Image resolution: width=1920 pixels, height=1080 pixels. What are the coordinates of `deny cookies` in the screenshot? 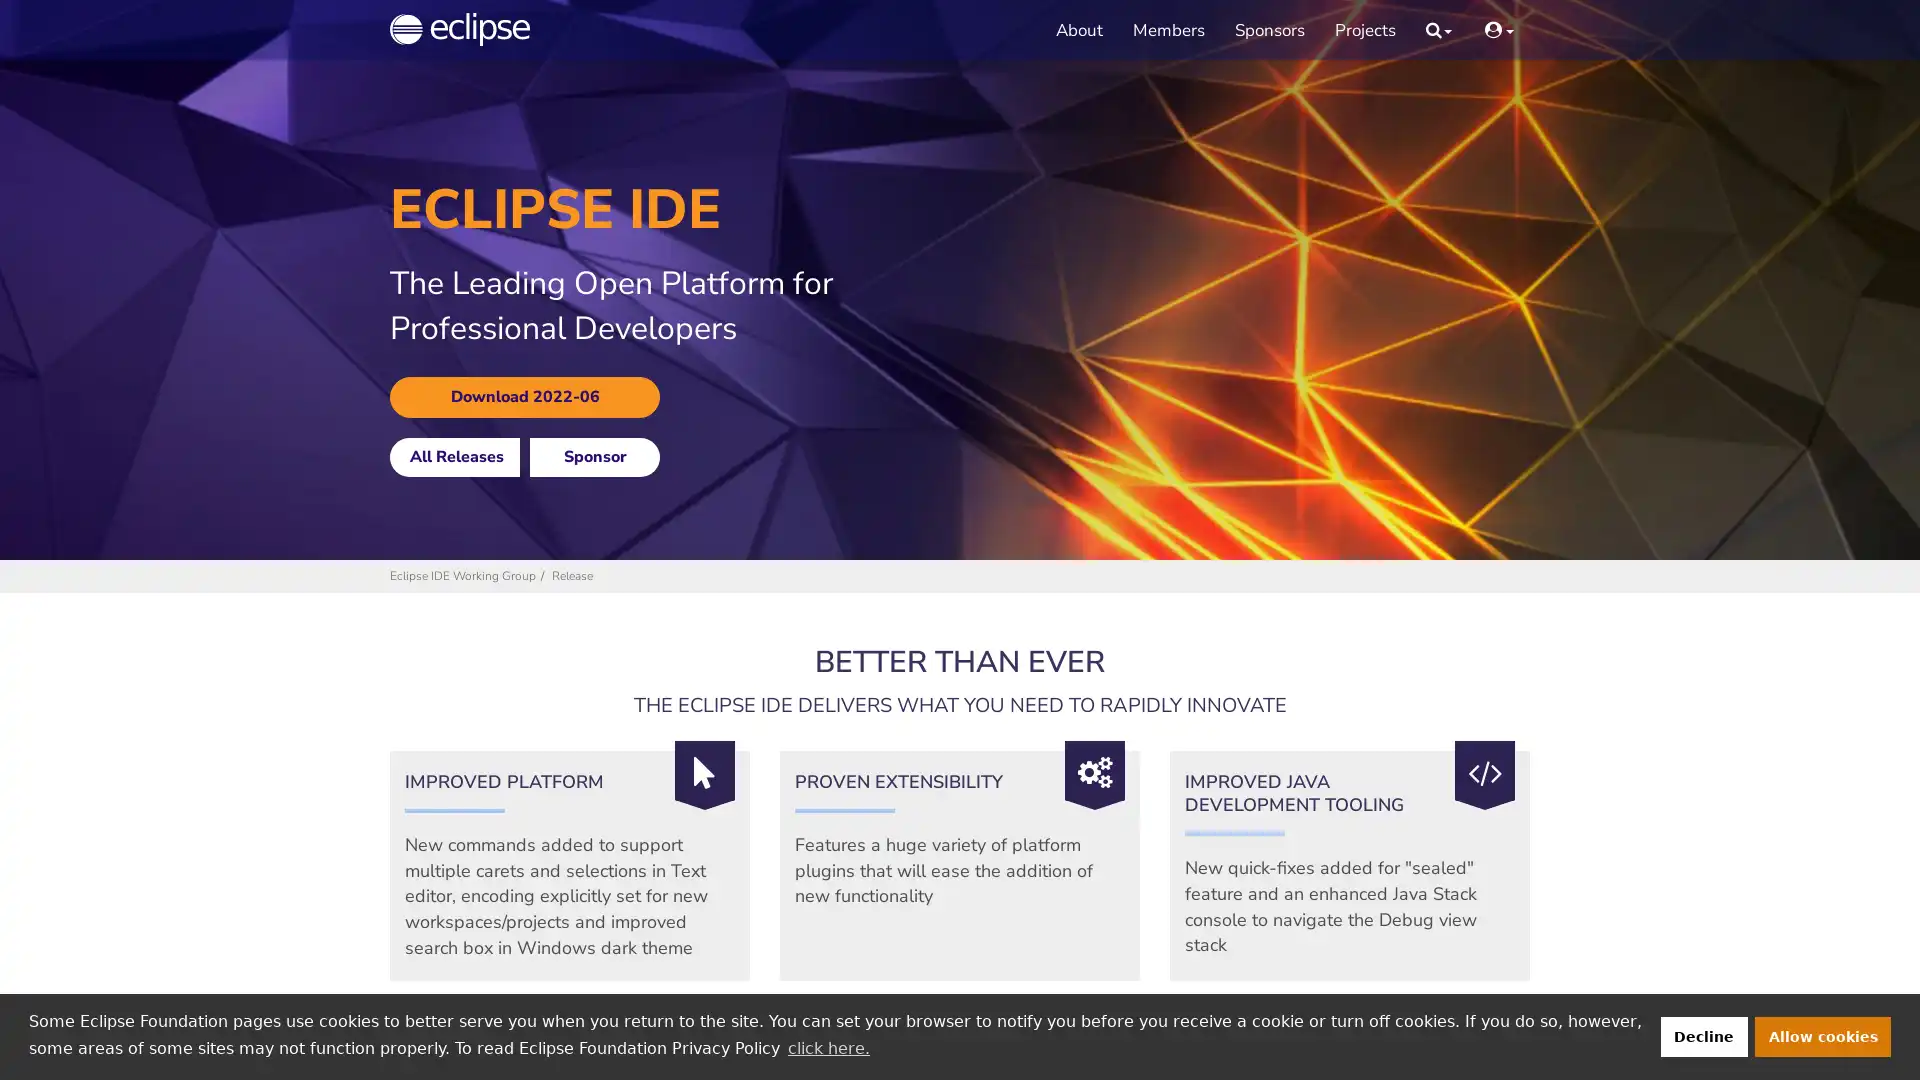 It's located at (1702, 1035).